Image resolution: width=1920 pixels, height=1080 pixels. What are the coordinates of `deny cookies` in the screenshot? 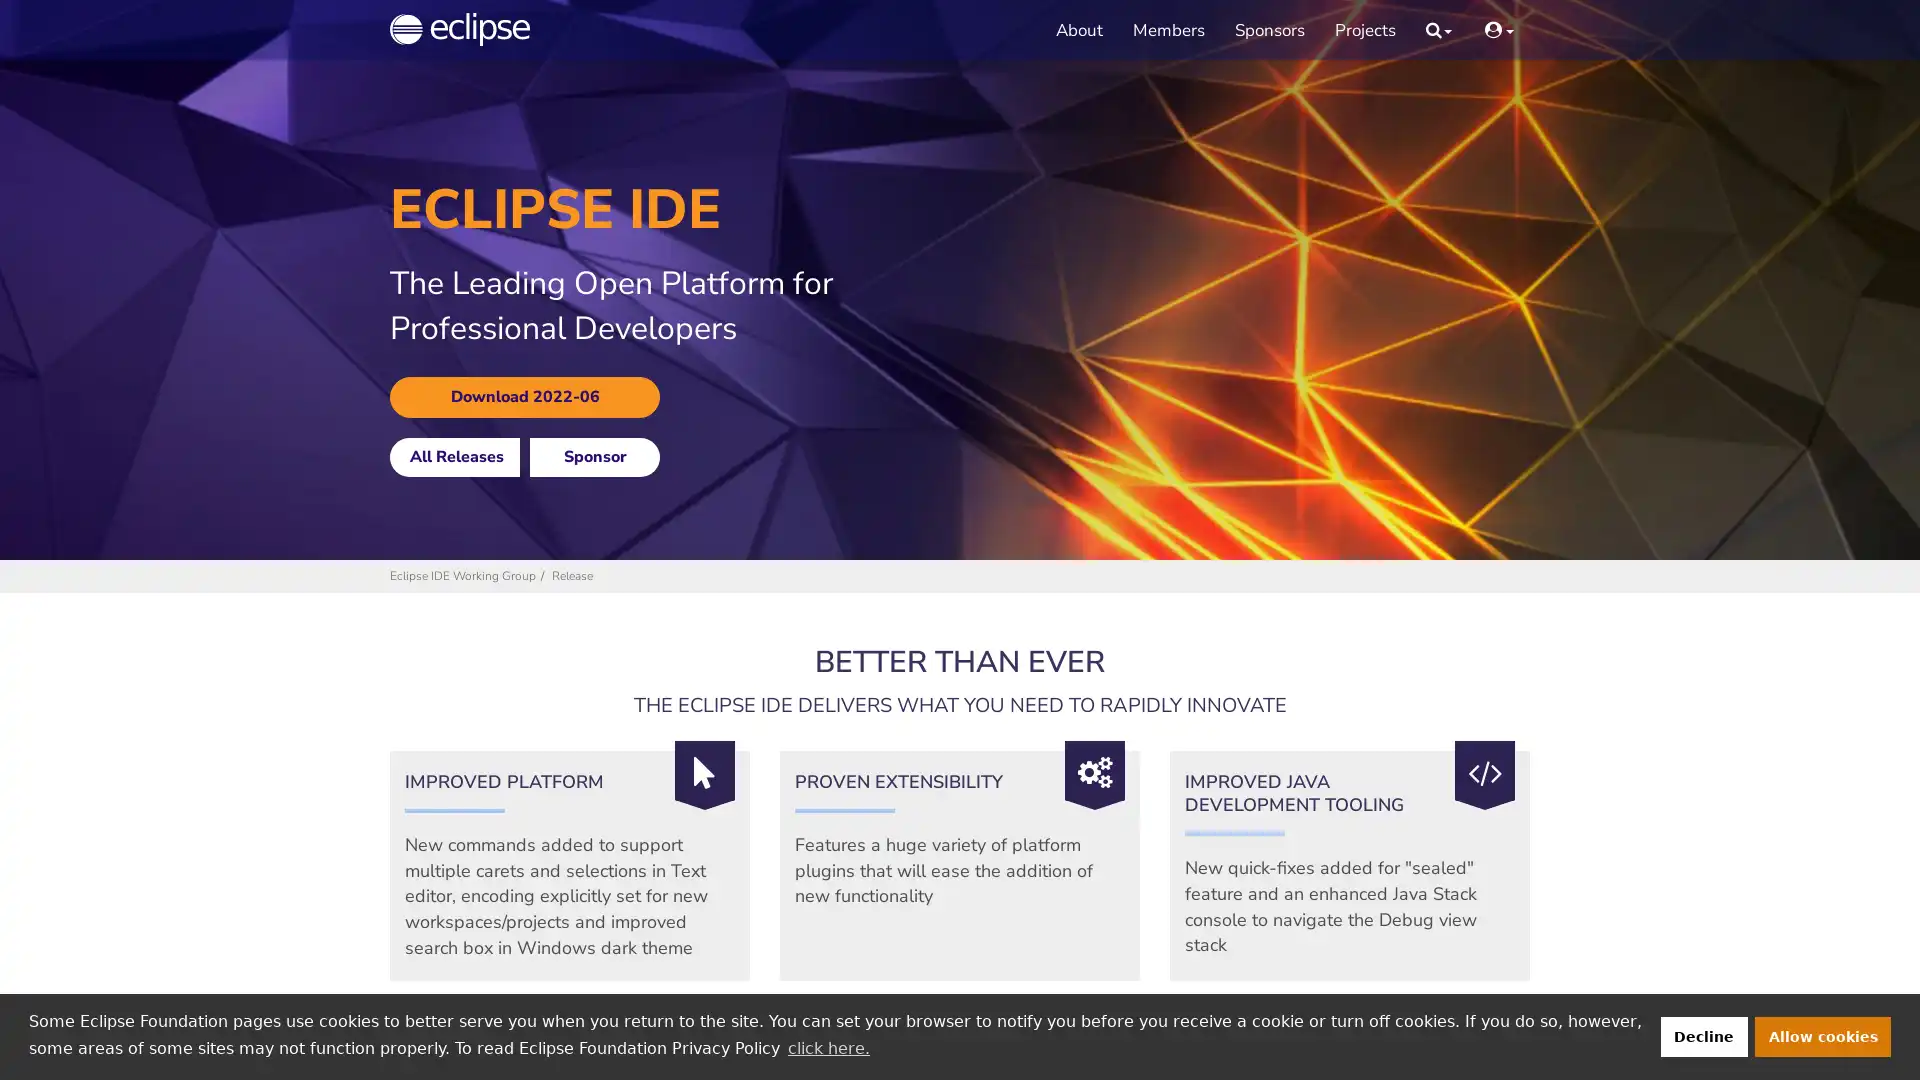 It's located at (1702, 1035).